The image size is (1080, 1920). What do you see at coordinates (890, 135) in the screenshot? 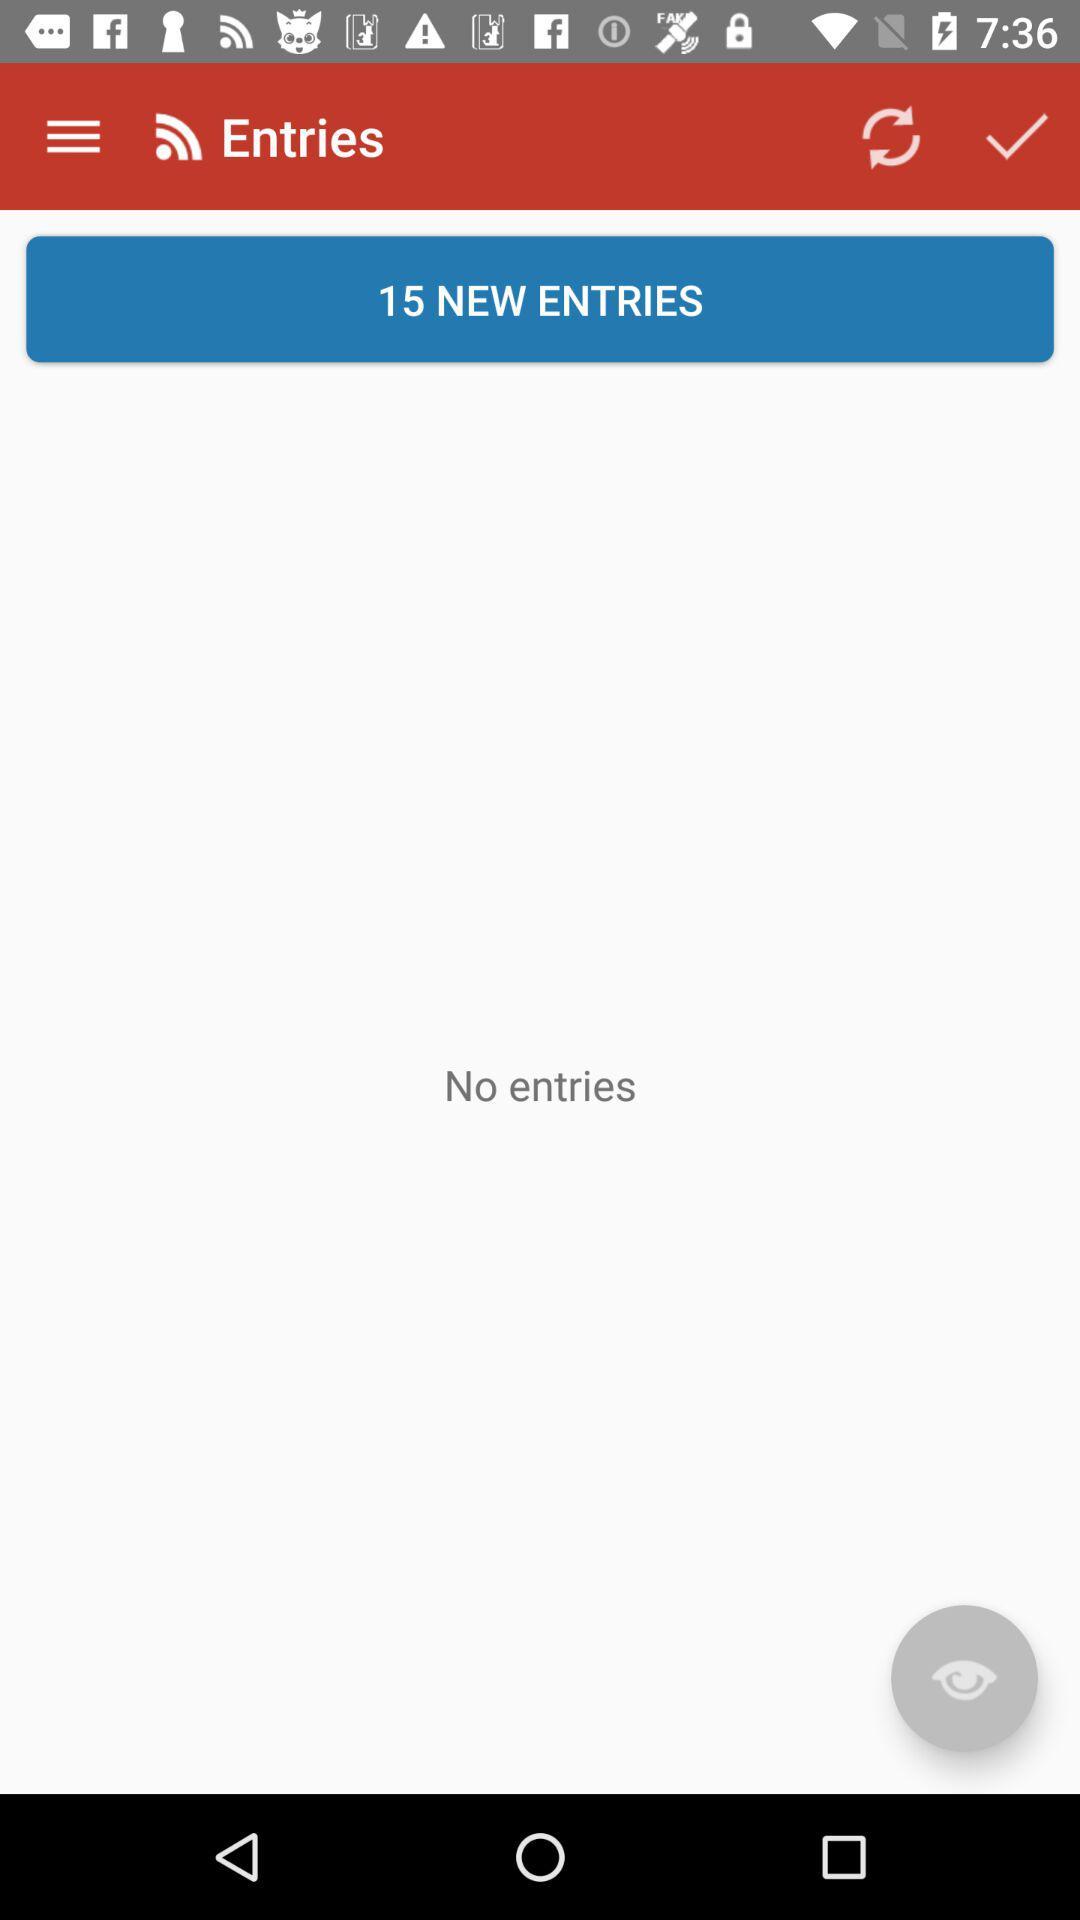
I see `button above 15 new entries button` at bounding box center [890, 135].